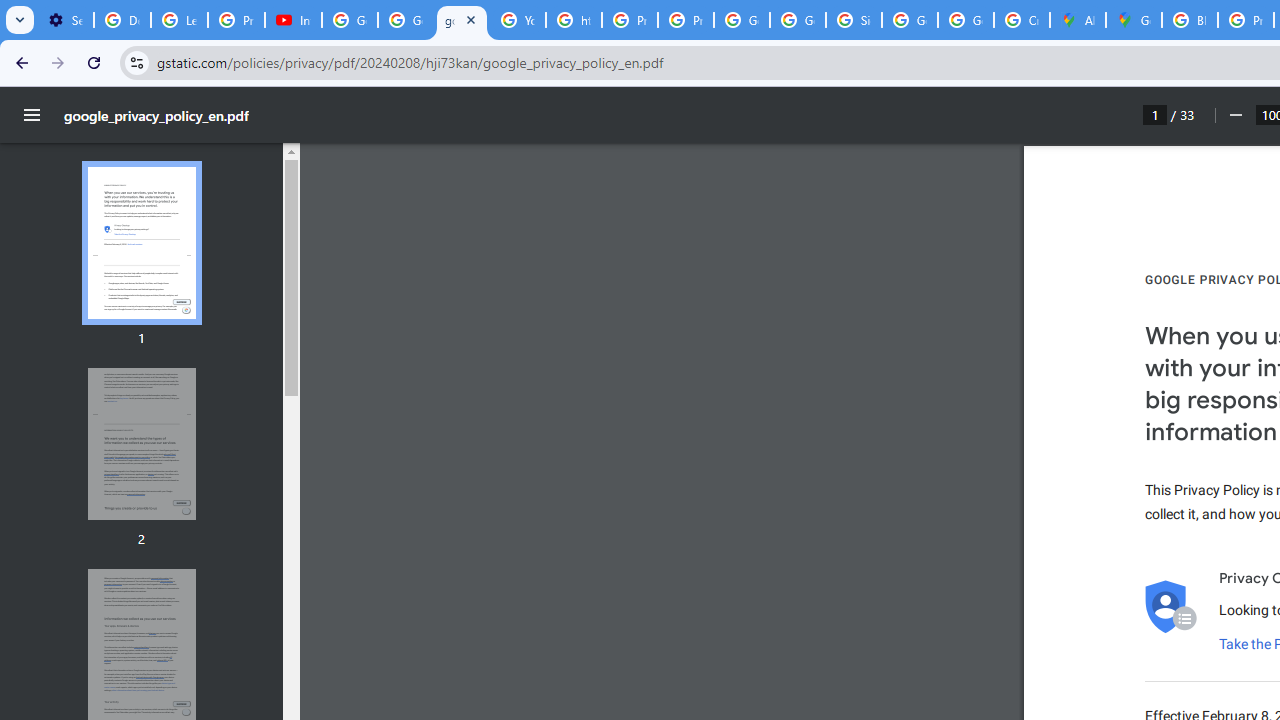  Describe the element at coordinates (292, 20) in the screenshot. I see `'Introduction | Google Privacy Policy - YouTube'` at that location.